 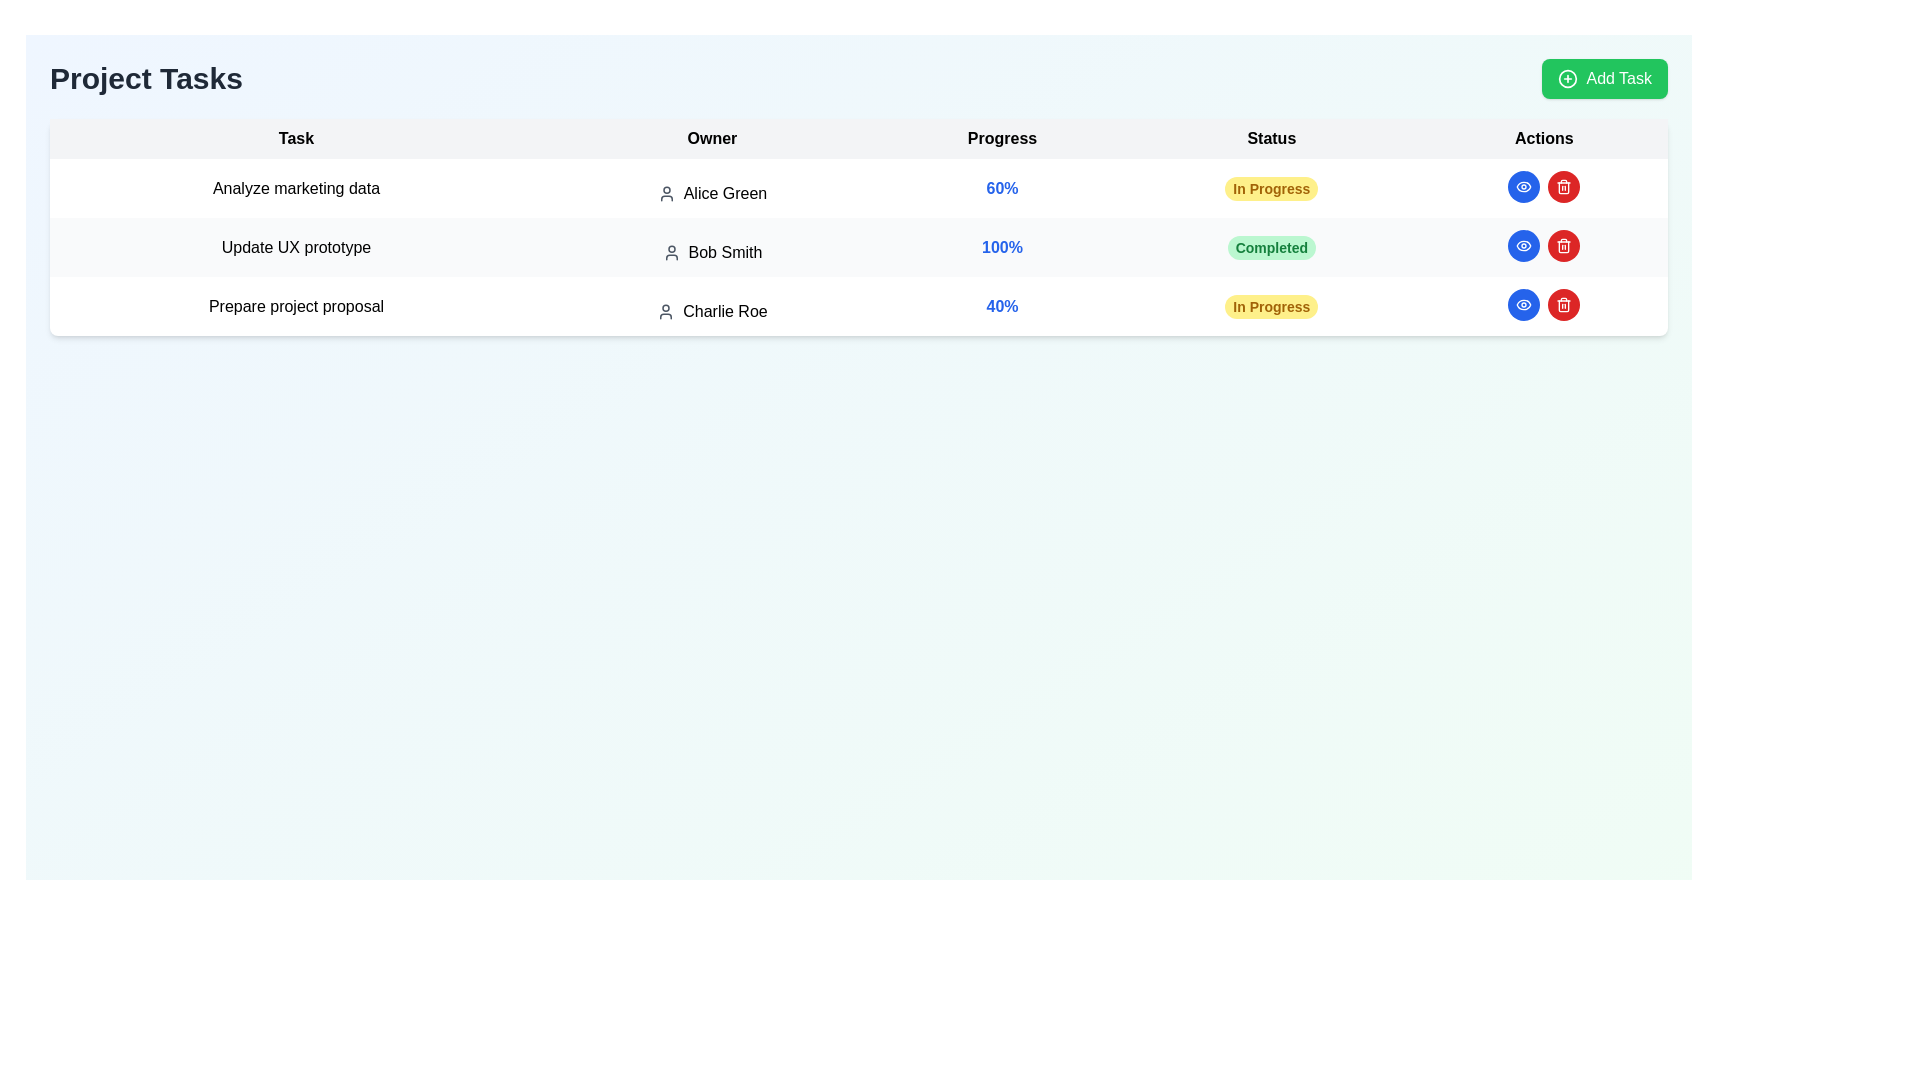 I want to click on the circular red button with a trash can icon located in the 'Actions' column of the second row to initiate the delete action, so click(x=1563, y=186).